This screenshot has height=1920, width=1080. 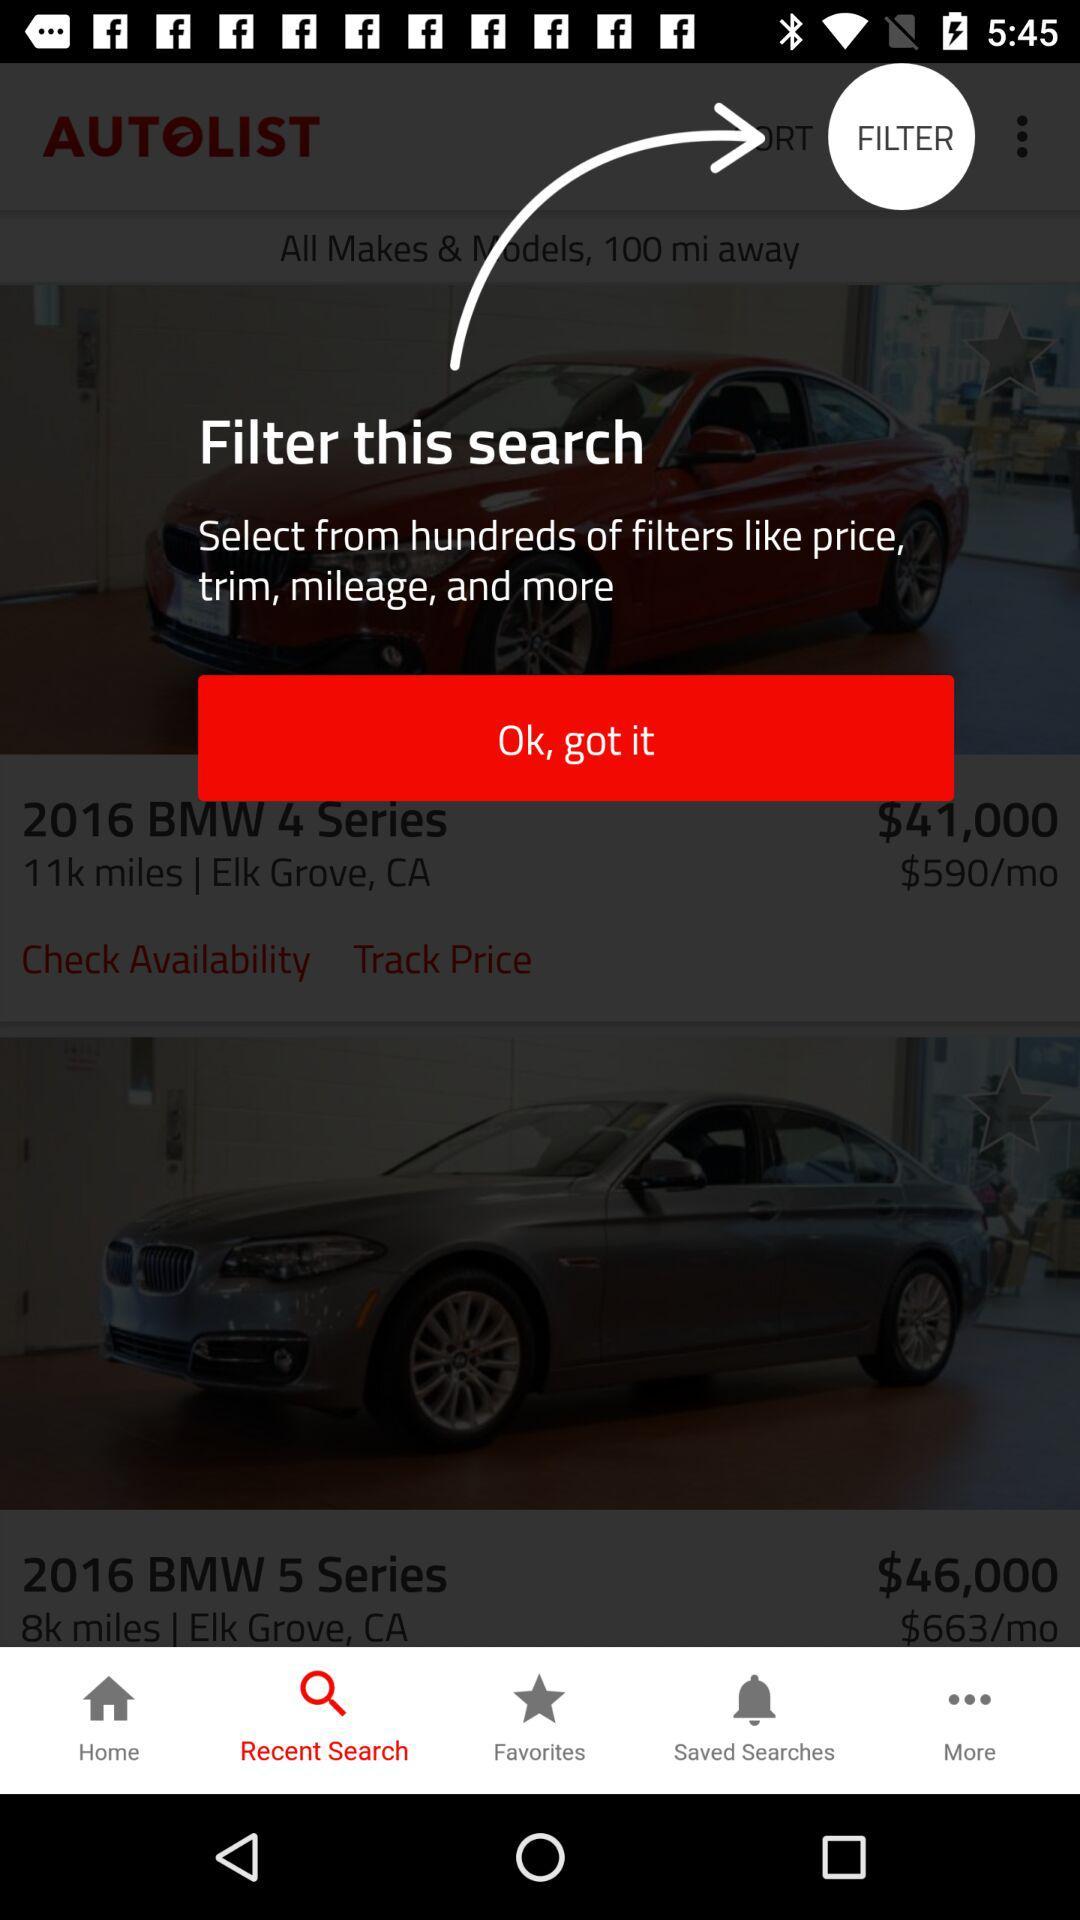 I want to click on item on the left, so click(x=165, y=955).